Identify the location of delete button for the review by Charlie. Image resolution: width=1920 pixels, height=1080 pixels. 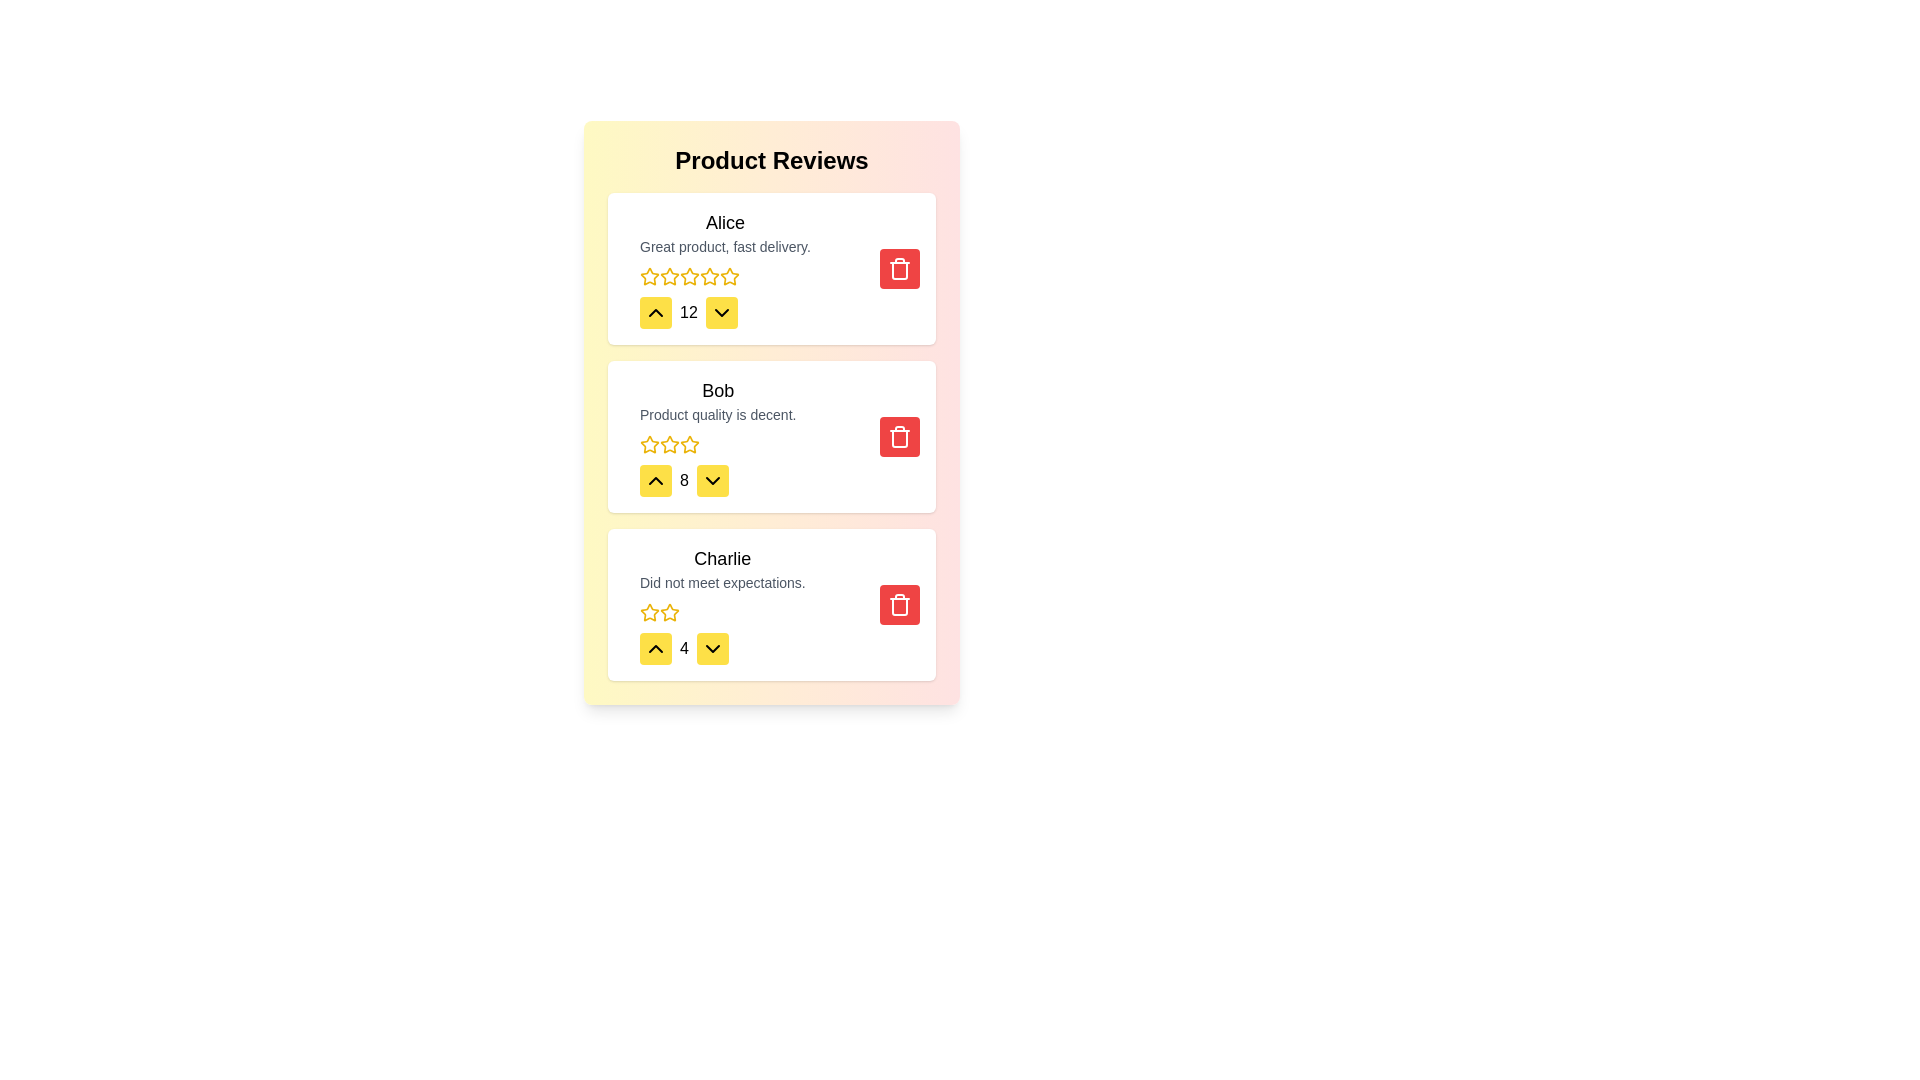
(899, 604).